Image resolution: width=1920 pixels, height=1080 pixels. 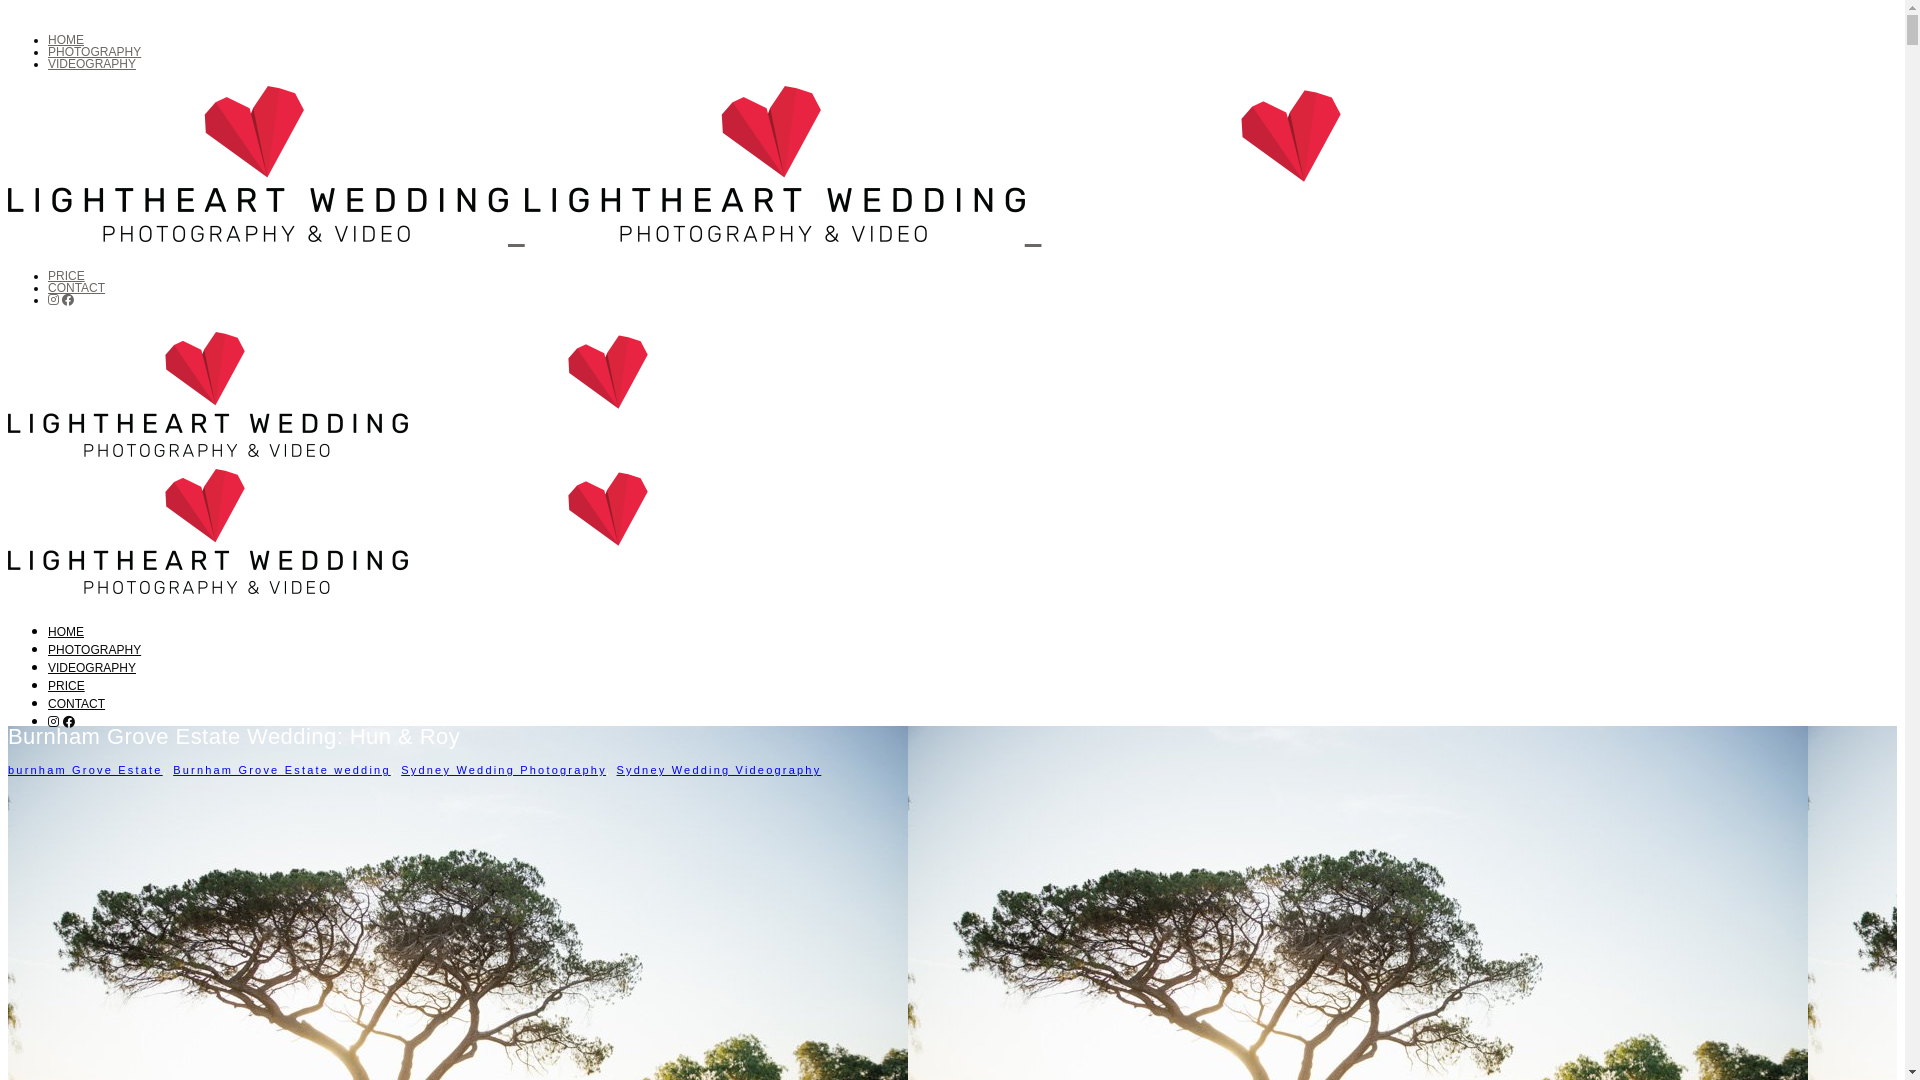 I want to click on 'Sydney Wedding Videography', so click(x=616, y=769).